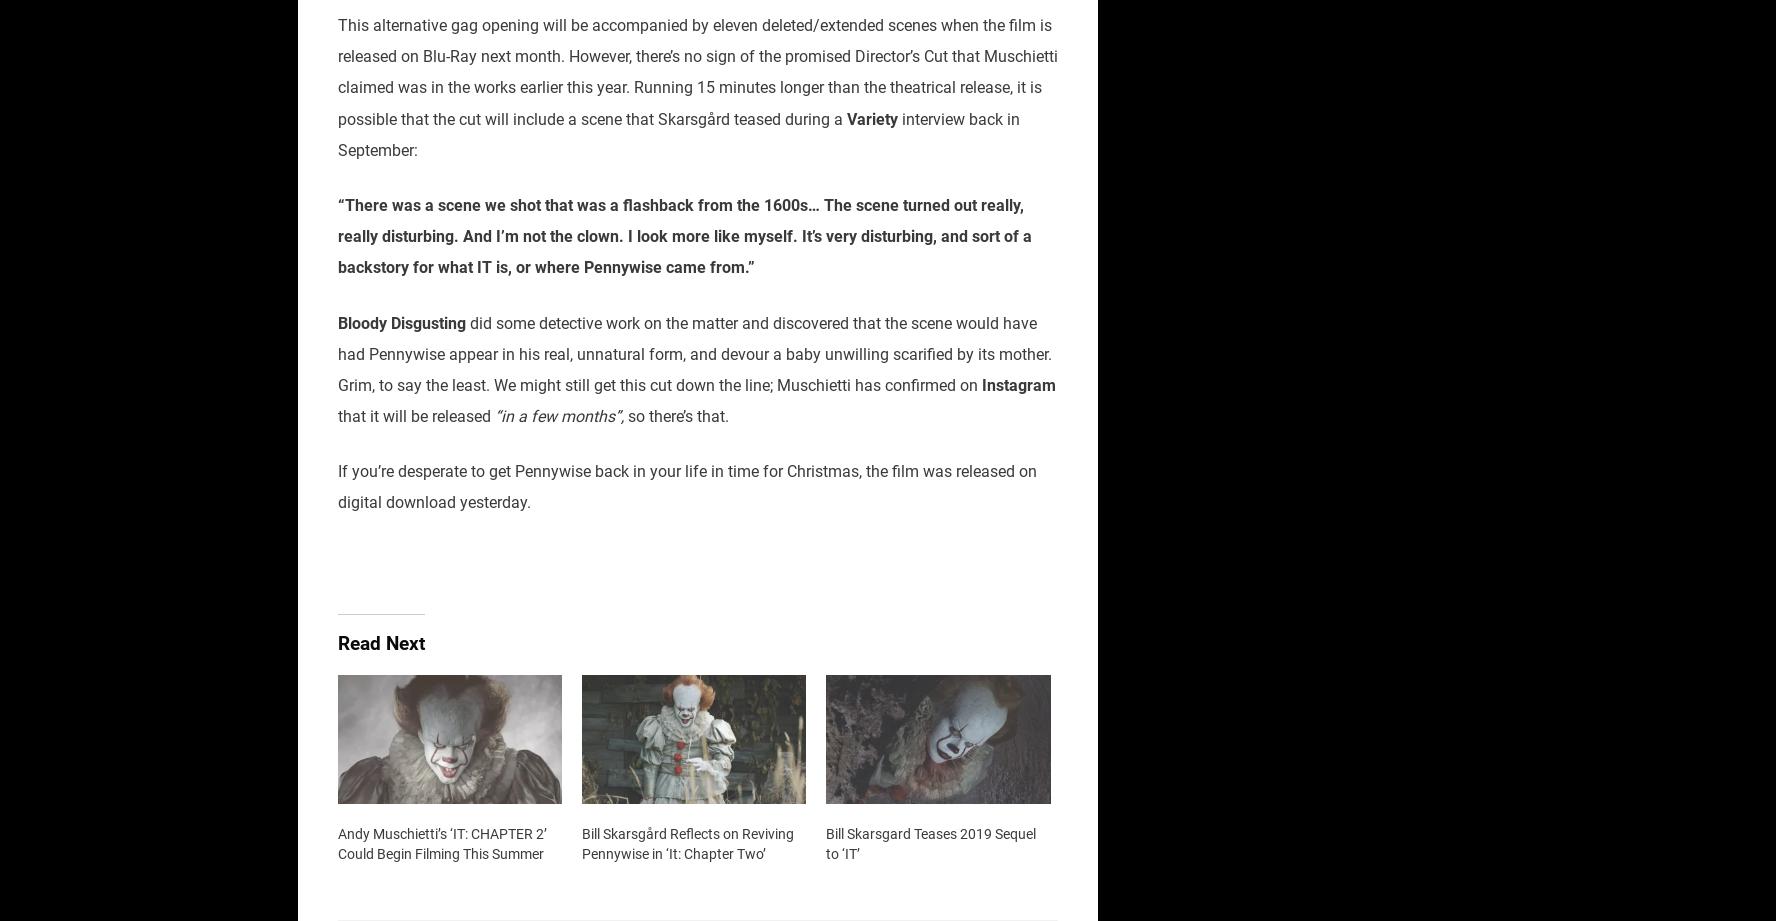  What do you see at coordinates (694, 40) in the screenshot?
I see `'This alternative gag opening will be accompanied by eleven deleted/extended scenes when the film is released on Blu-Ray next month.'` at bounding box center [694, 40].